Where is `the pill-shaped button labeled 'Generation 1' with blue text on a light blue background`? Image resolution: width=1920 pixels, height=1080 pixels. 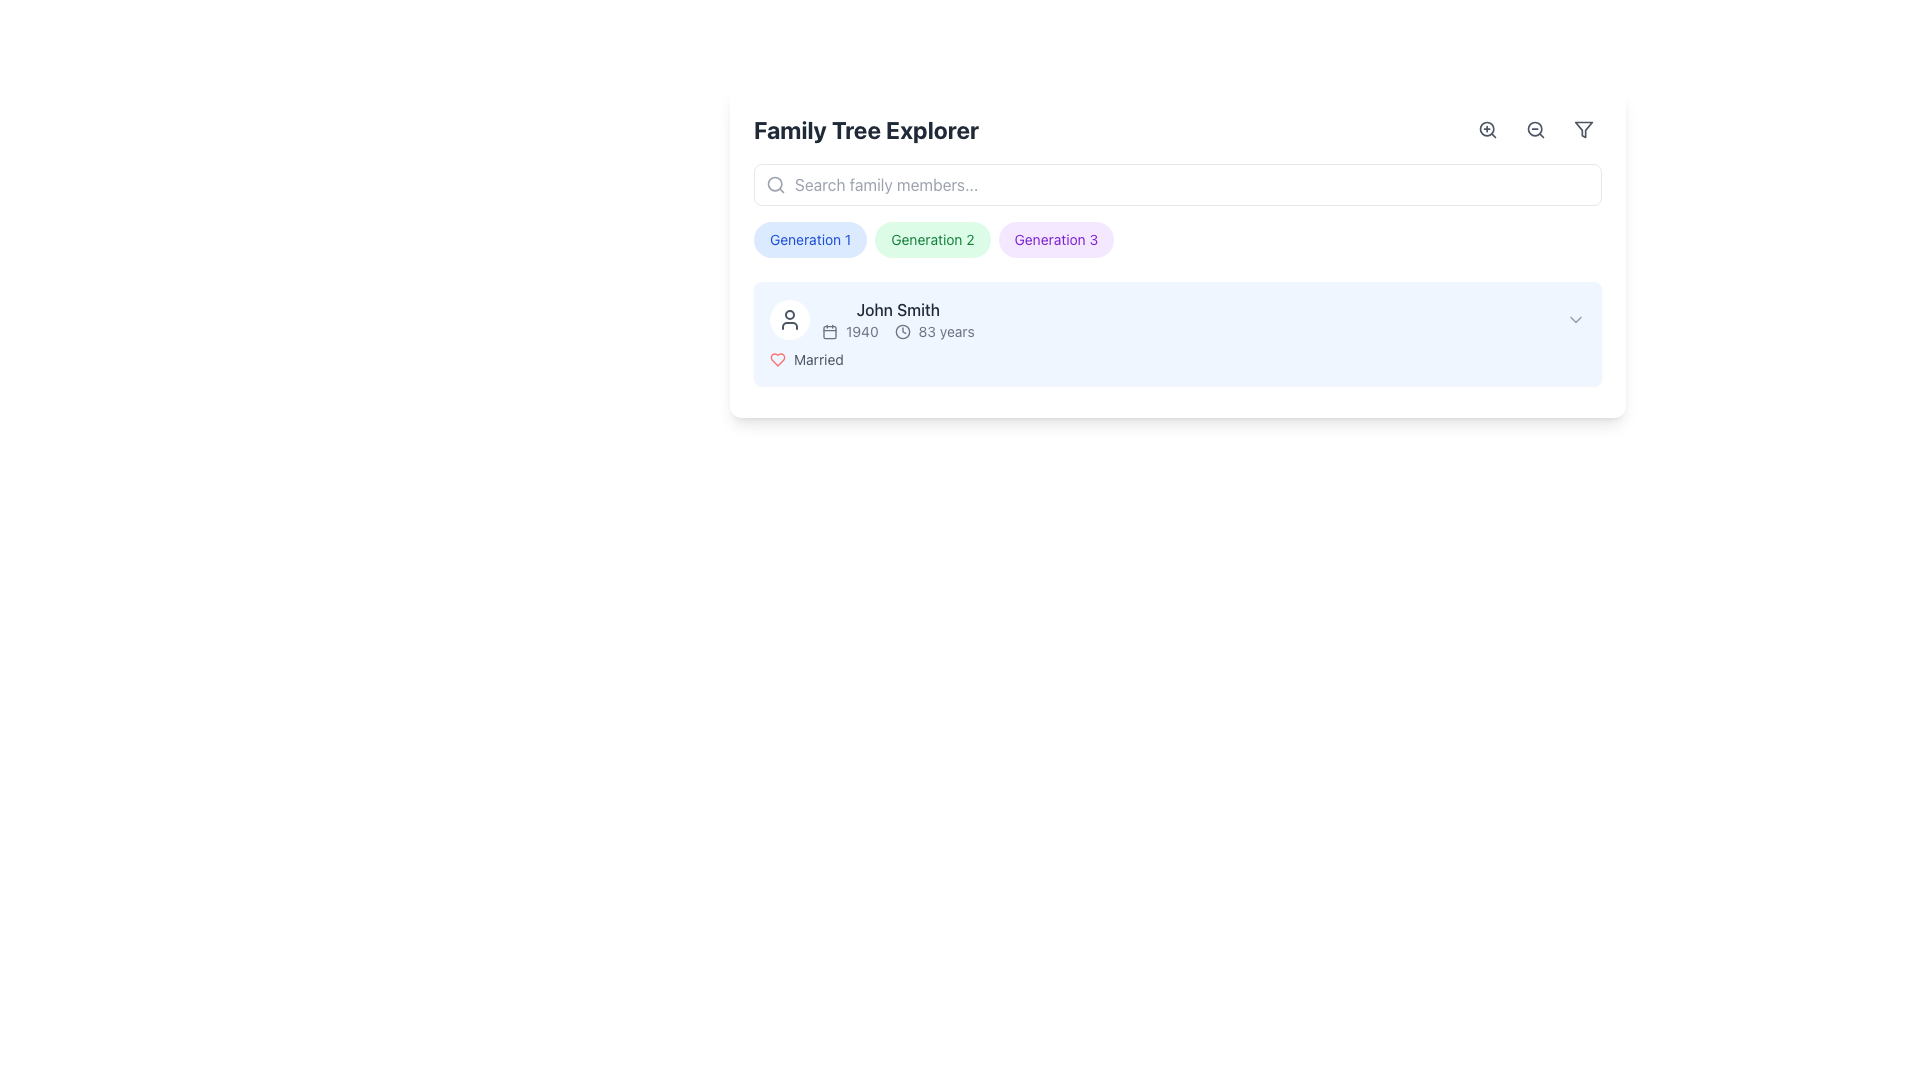
the pill-shaped button labeled 'Generation 1' with blue text on a light blue background is located at coordinates (810, 238).